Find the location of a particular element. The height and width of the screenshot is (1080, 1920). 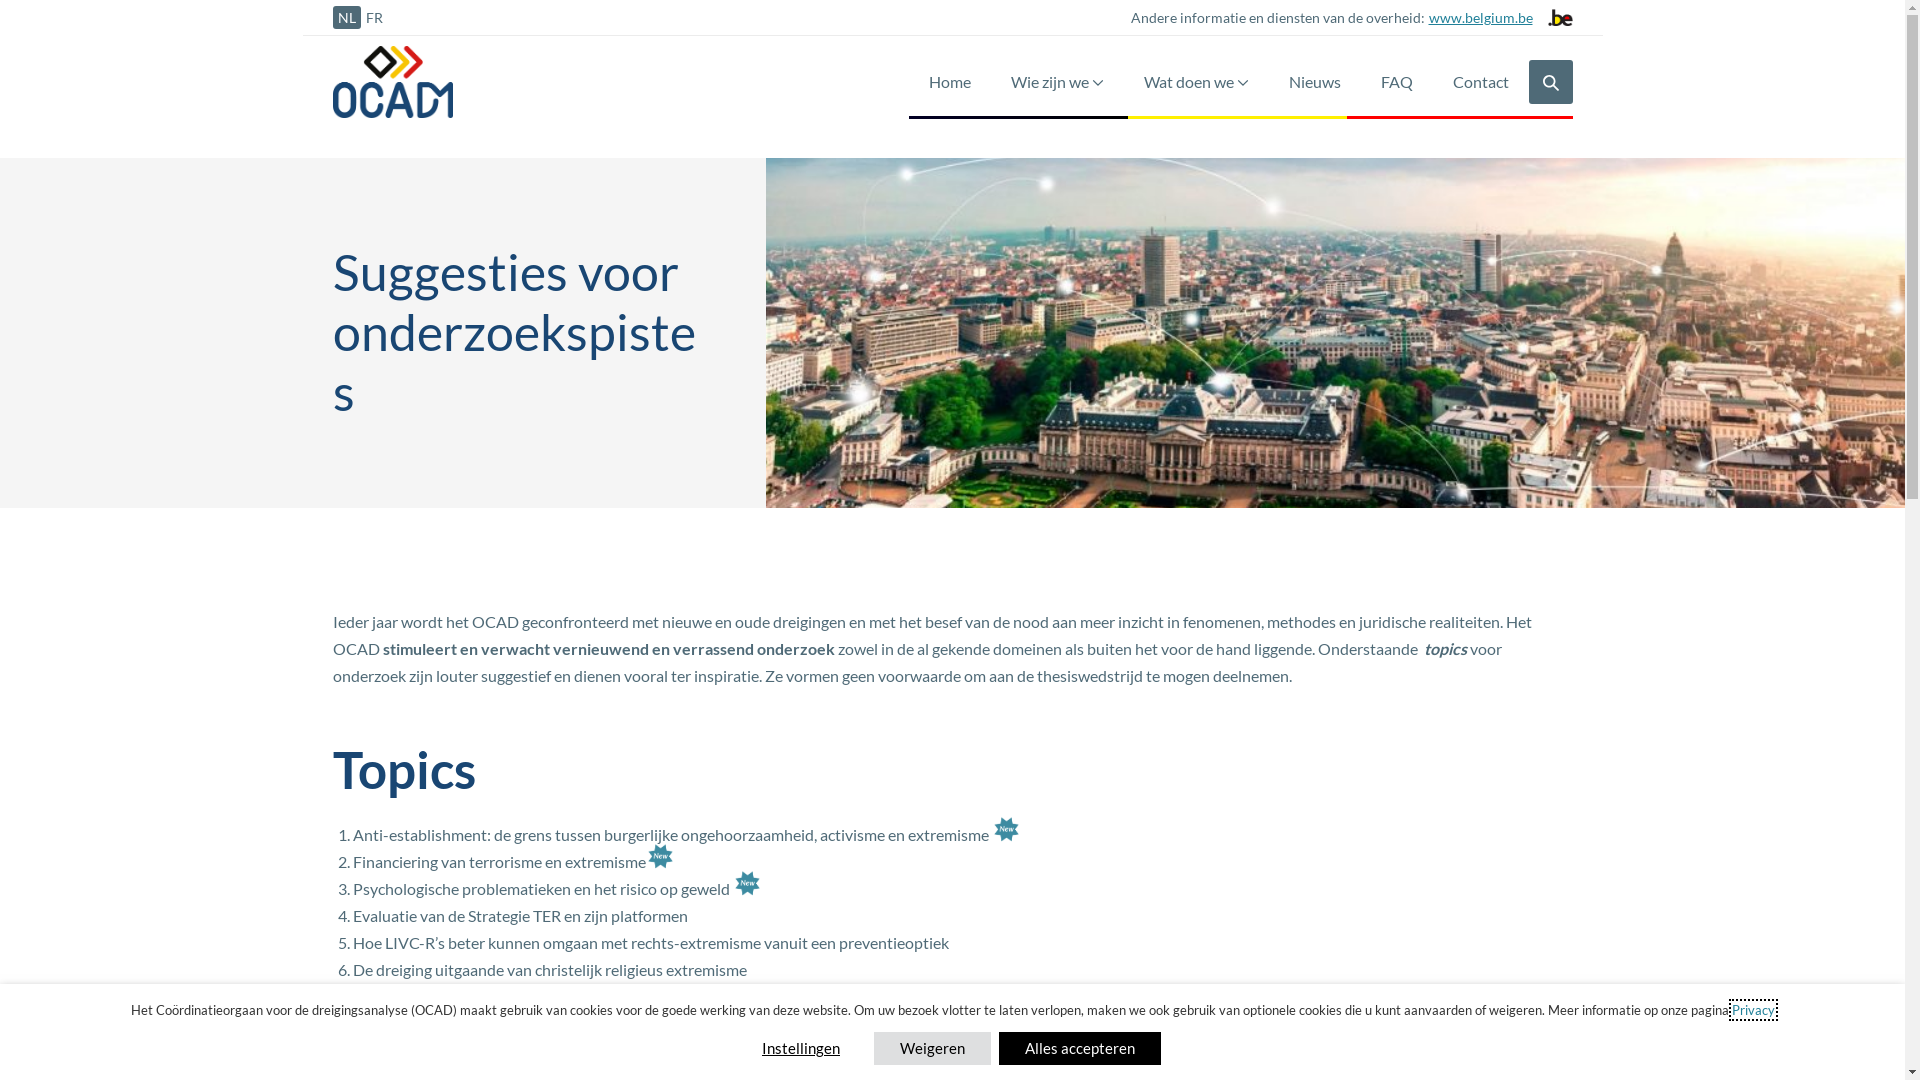

'Weigeren' is located at coordinates (931, 1047).